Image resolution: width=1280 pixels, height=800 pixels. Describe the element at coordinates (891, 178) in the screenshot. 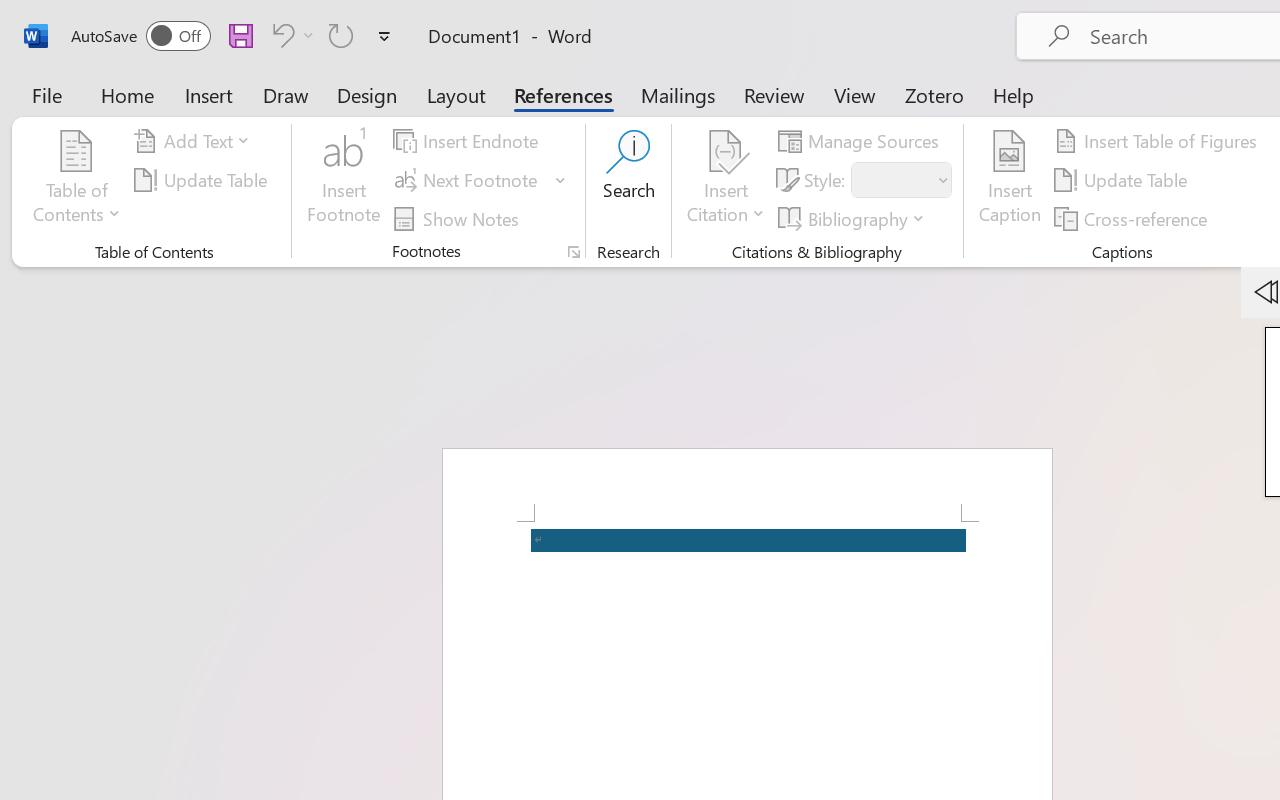

I see `'Style'` at that location.